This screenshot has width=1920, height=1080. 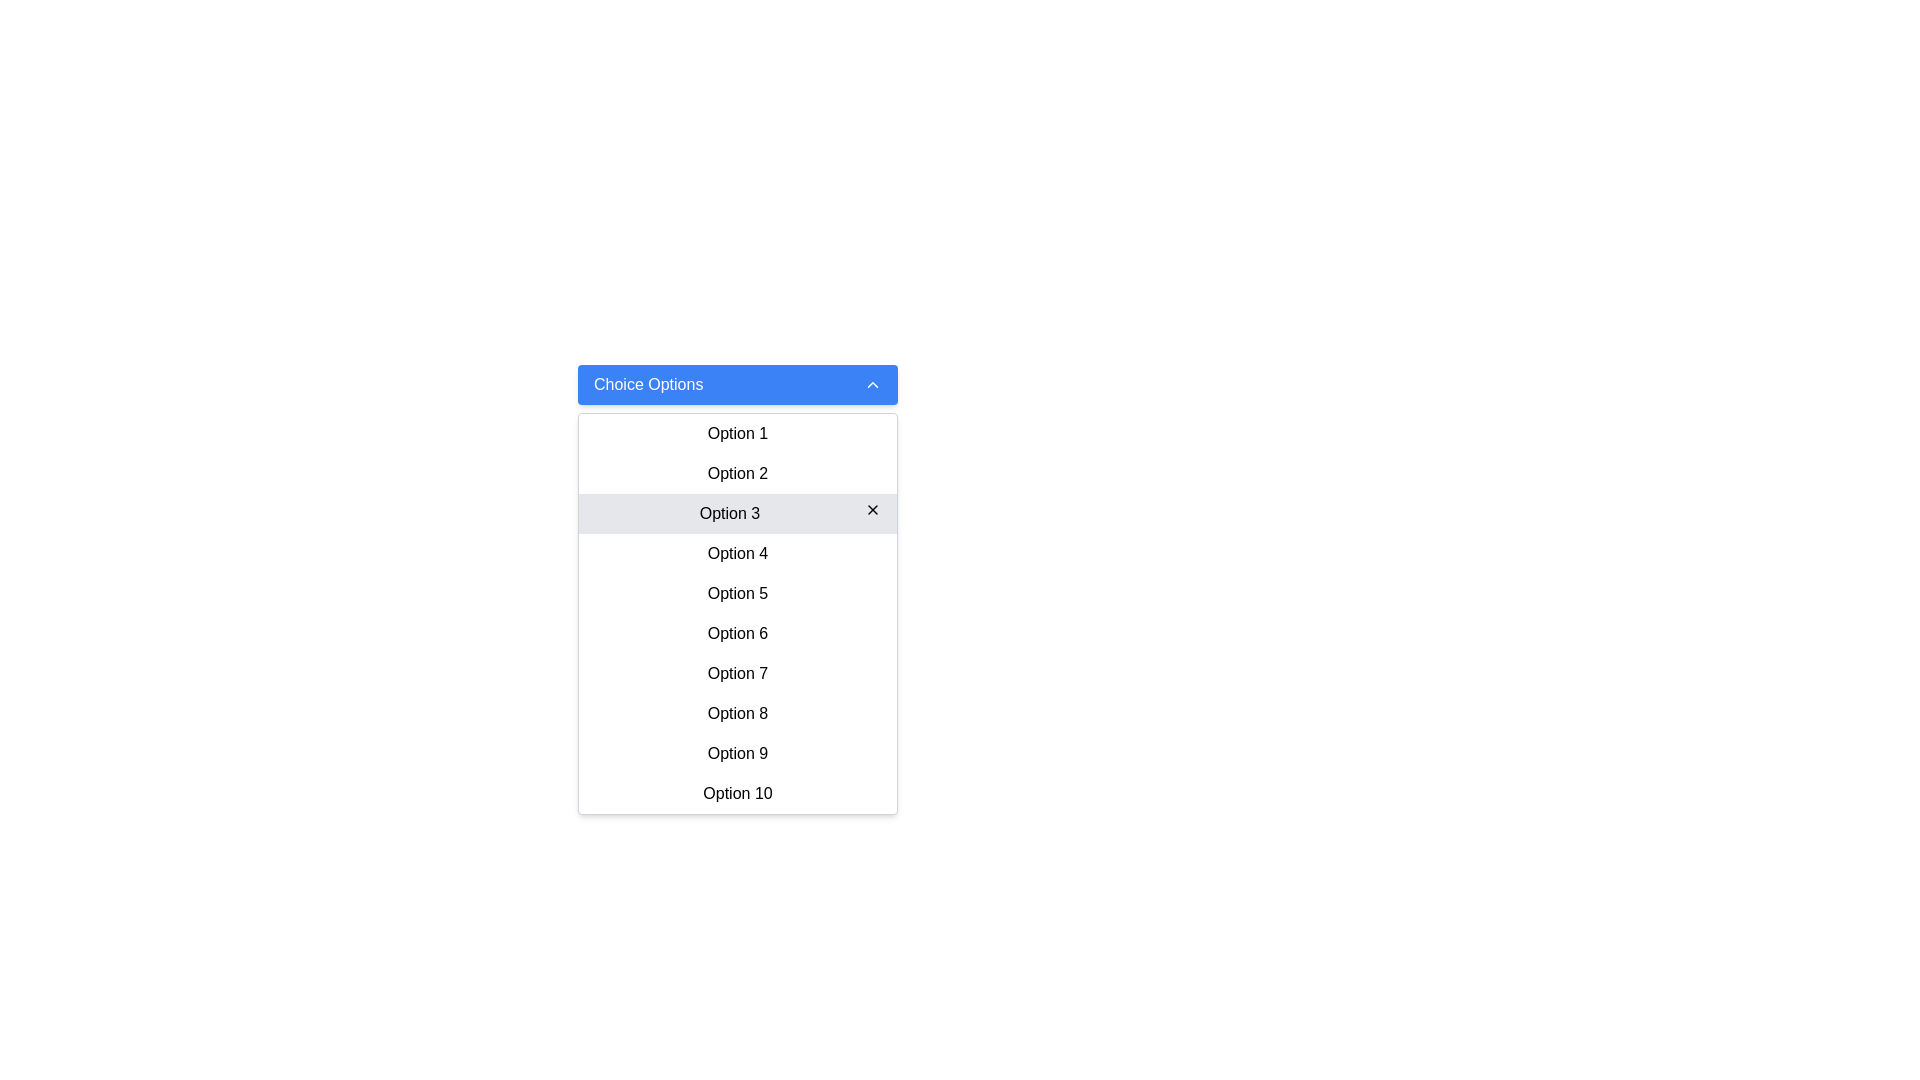 What do you see at coordinates (737, 385) in the screenshot?
I see `the dropdown toggle button located at the top of the dropdown structure` at bounding box center [737, 385].